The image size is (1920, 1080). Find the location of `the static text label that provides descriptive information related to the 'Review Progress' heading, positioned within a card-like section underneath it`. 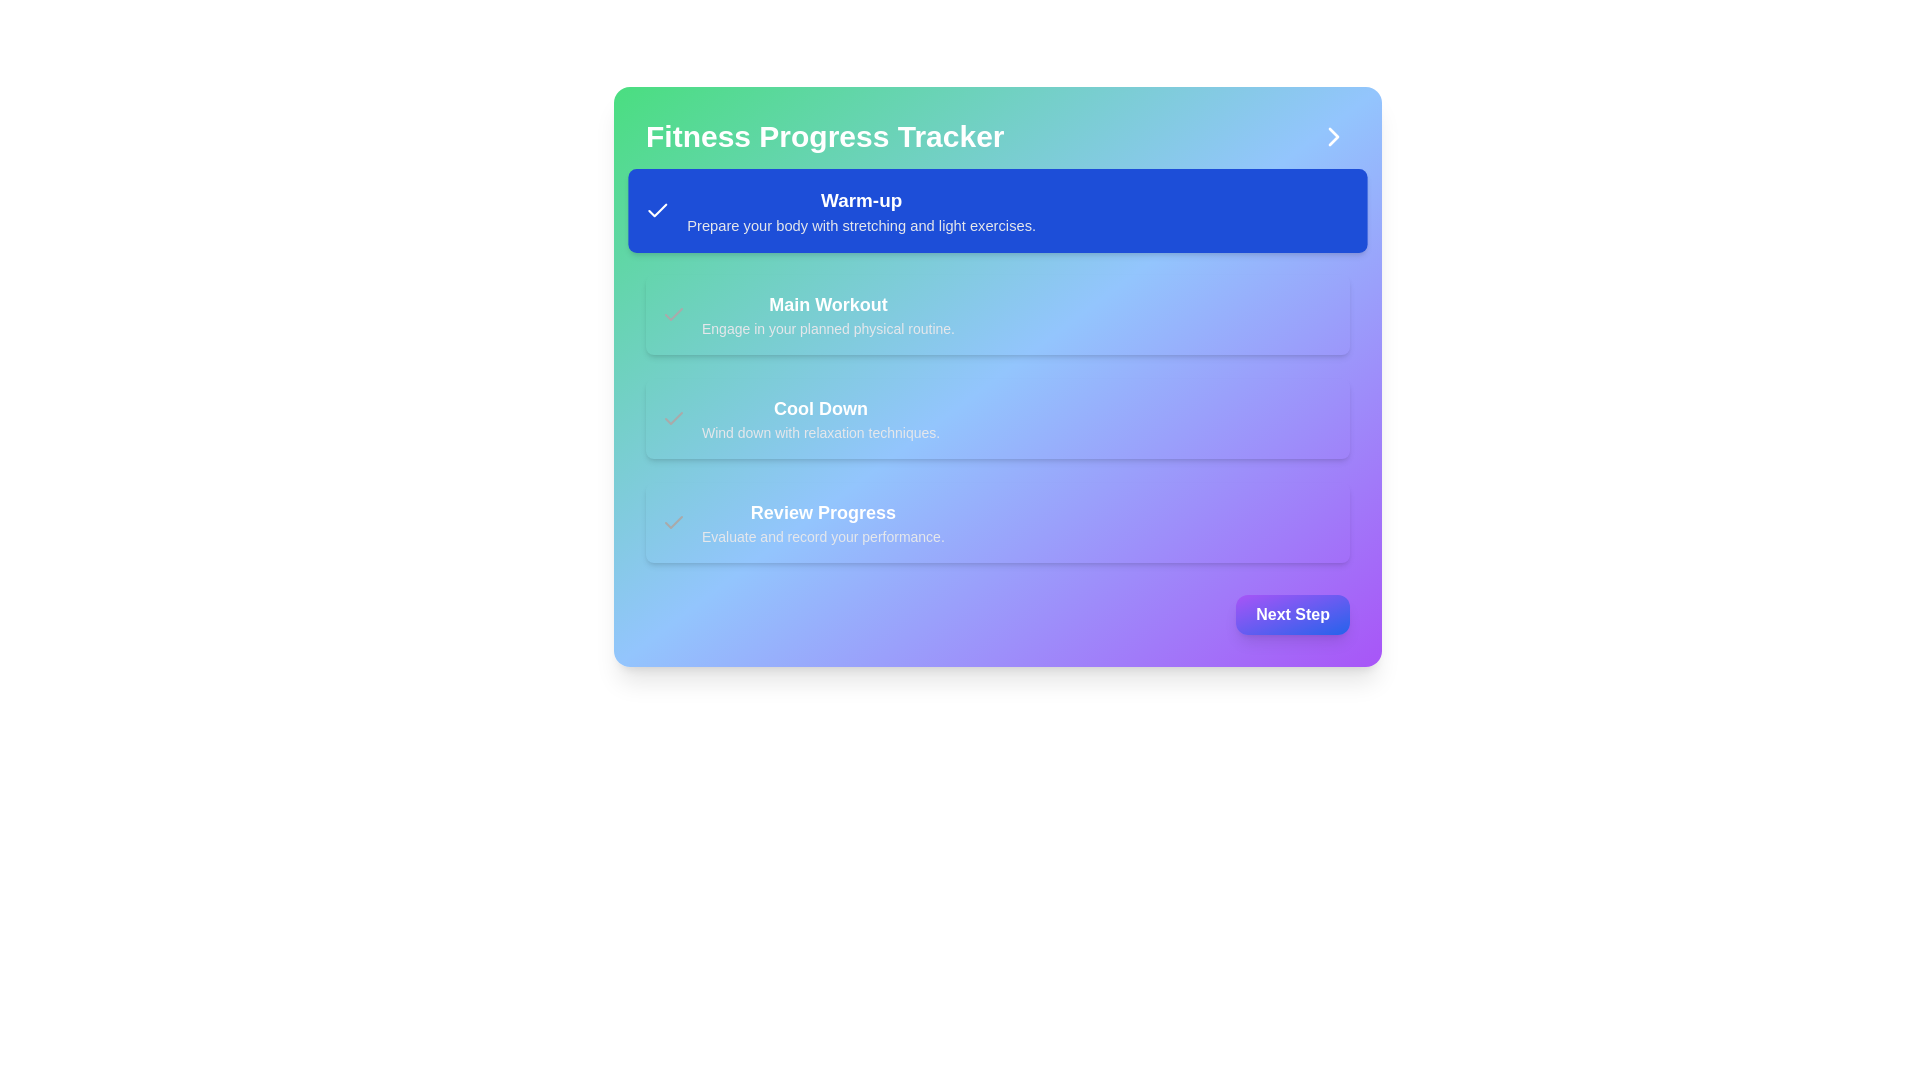

the static text label that provides descriptive information related to the 'Review Progress' heading, positioned within a card-like section underneath it is located at coordinates (823, 535).